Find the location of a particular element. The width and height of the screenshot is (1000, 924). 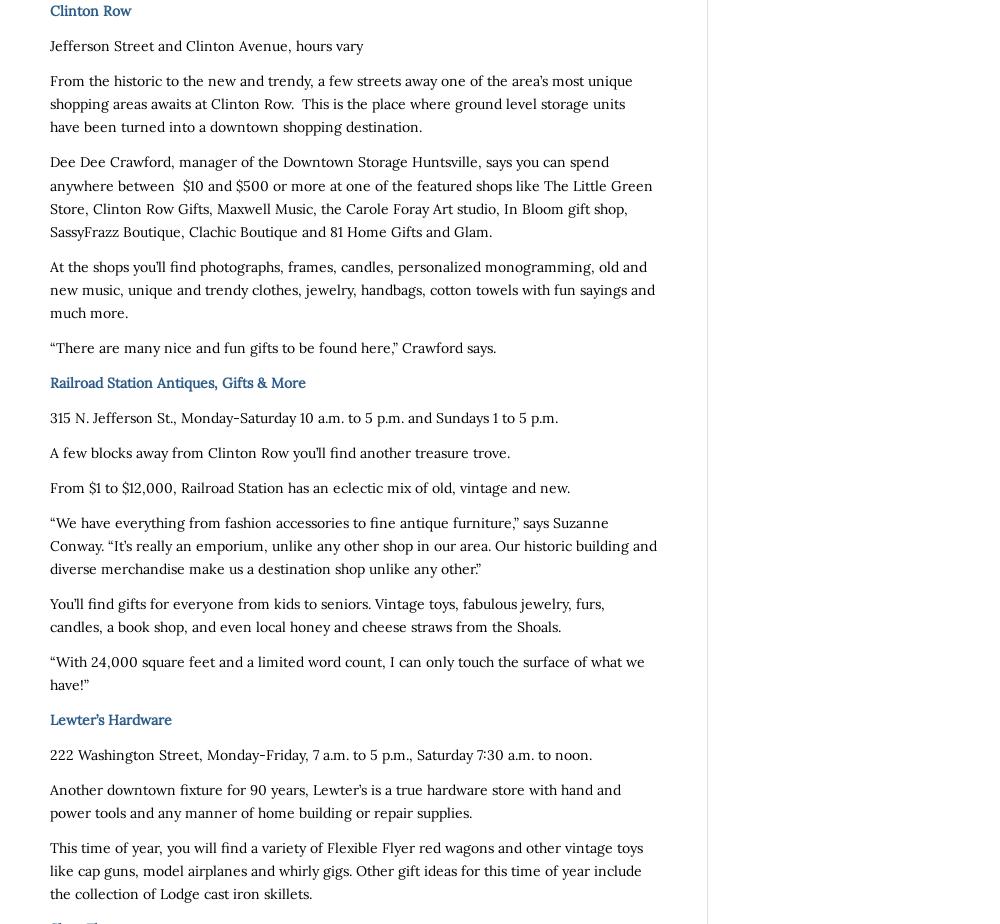

'Clinton Row' is located at coordinates (89, 10).